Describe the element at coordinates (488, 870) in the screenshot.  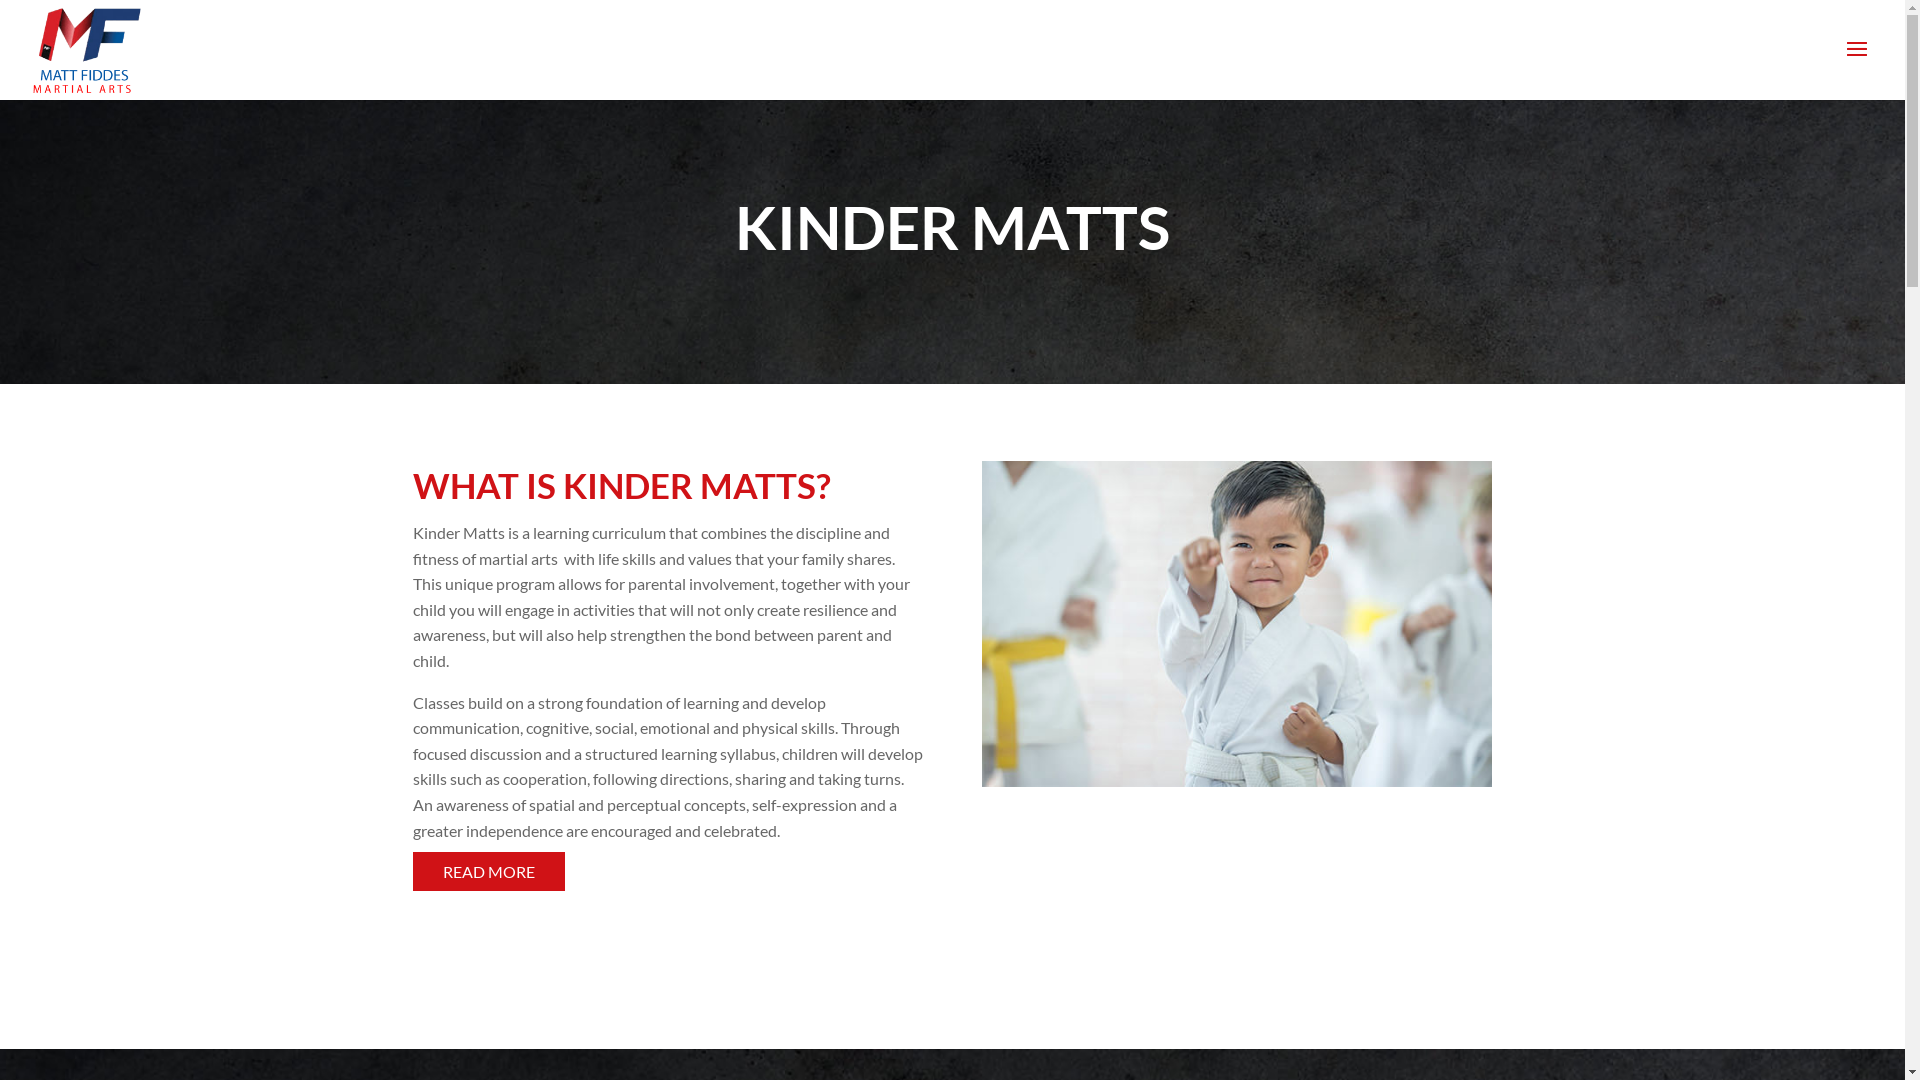
I see `'READ MORE'` at that location.